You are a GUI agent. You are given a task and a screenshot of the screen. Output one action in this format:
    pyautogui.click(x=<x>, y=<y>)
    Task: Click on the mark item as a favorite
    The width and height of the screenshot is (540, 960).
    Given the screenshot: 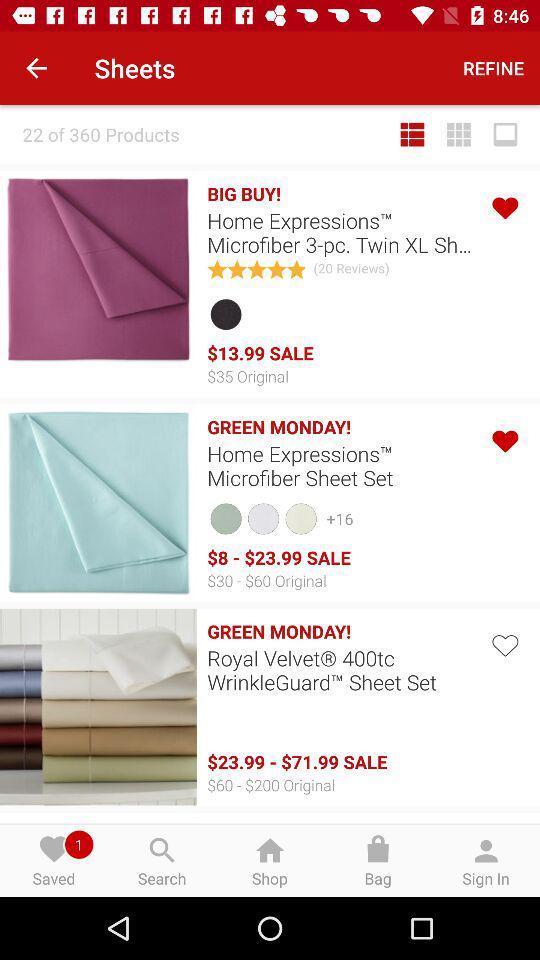 What is the action you would take?
    pyautogui.click(x=503, y=642)
    